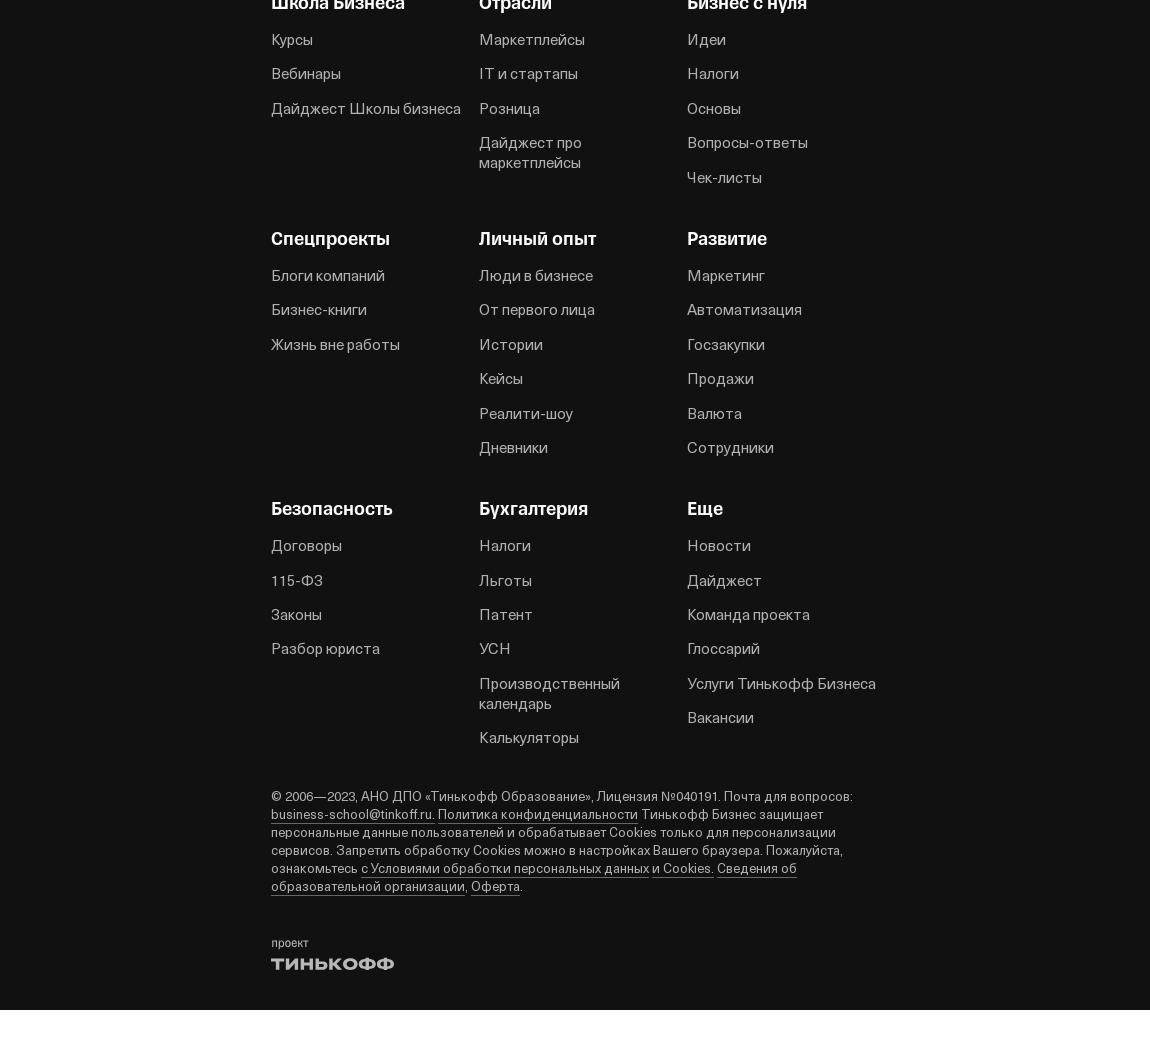 The image size is (1150, 1064). I want to click on 'Реалити-шоу', so click(526, 411).